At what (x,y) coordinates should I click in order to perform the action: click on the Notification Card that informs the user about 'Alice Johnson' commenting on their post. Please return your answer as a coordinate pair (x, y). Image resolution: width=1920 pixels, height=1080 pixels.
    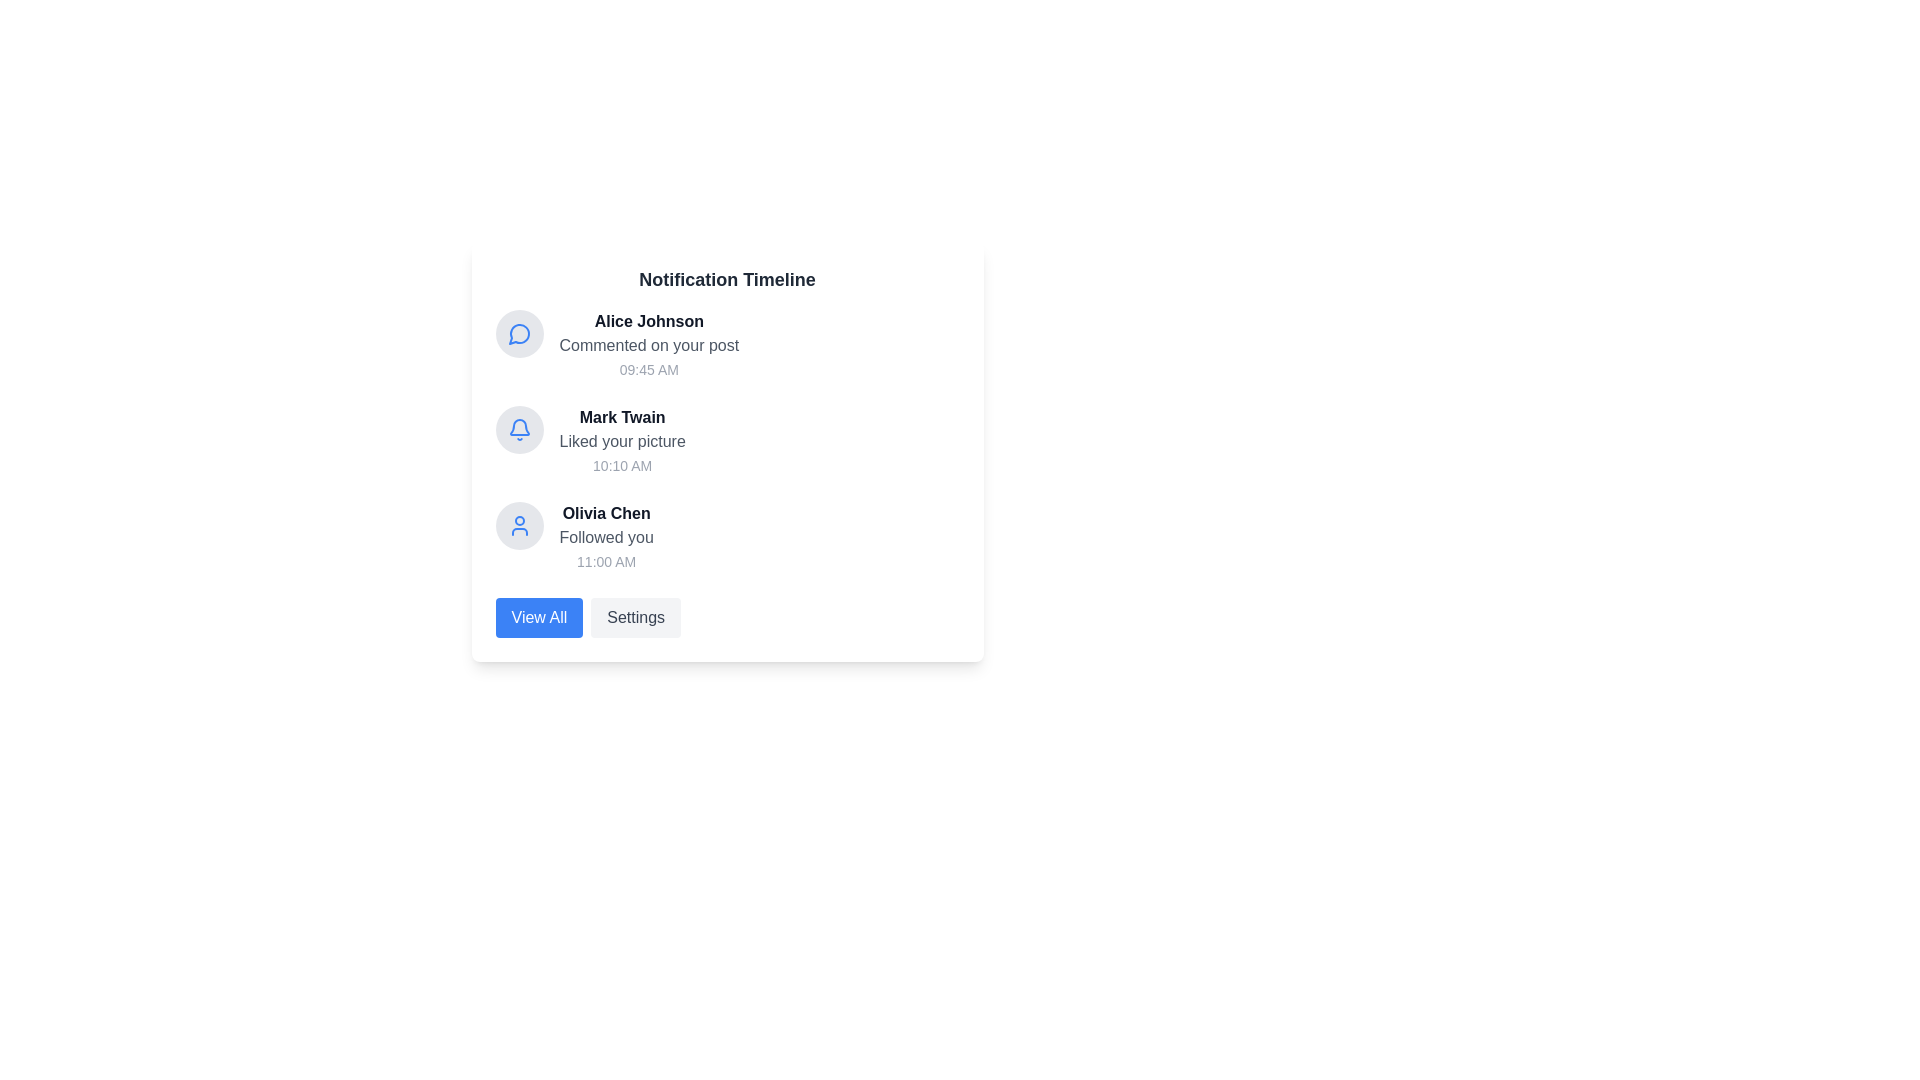
    Looking at the image, I should click on (726, 345).